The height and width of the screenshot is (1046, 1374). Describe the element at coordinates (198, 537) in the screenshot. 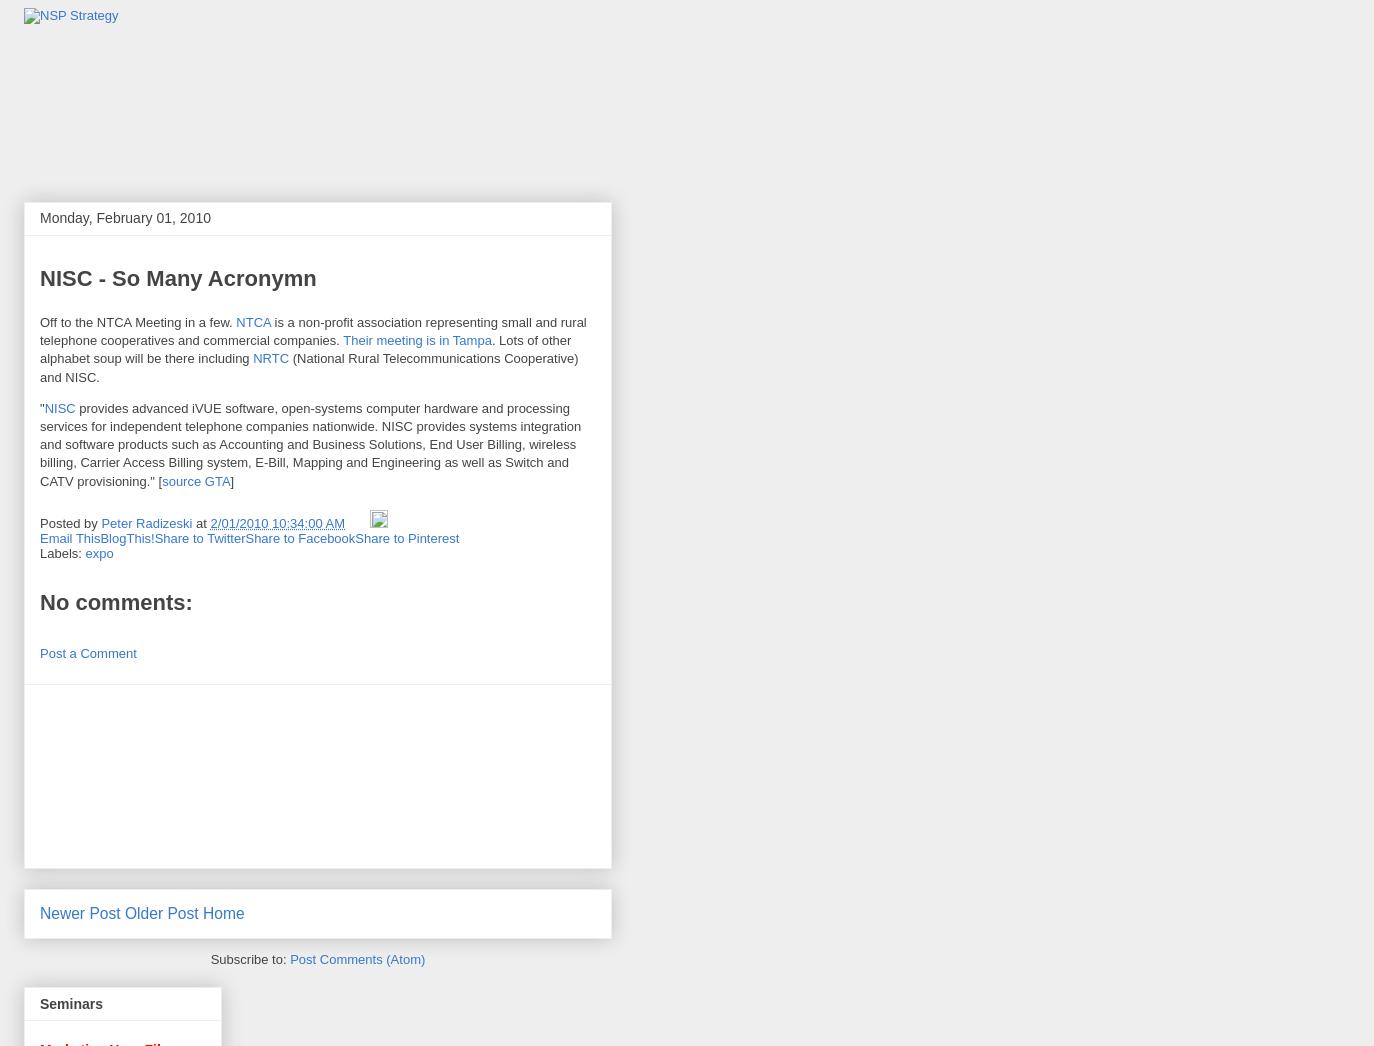

I see `'Share to Twitter'` at that location.